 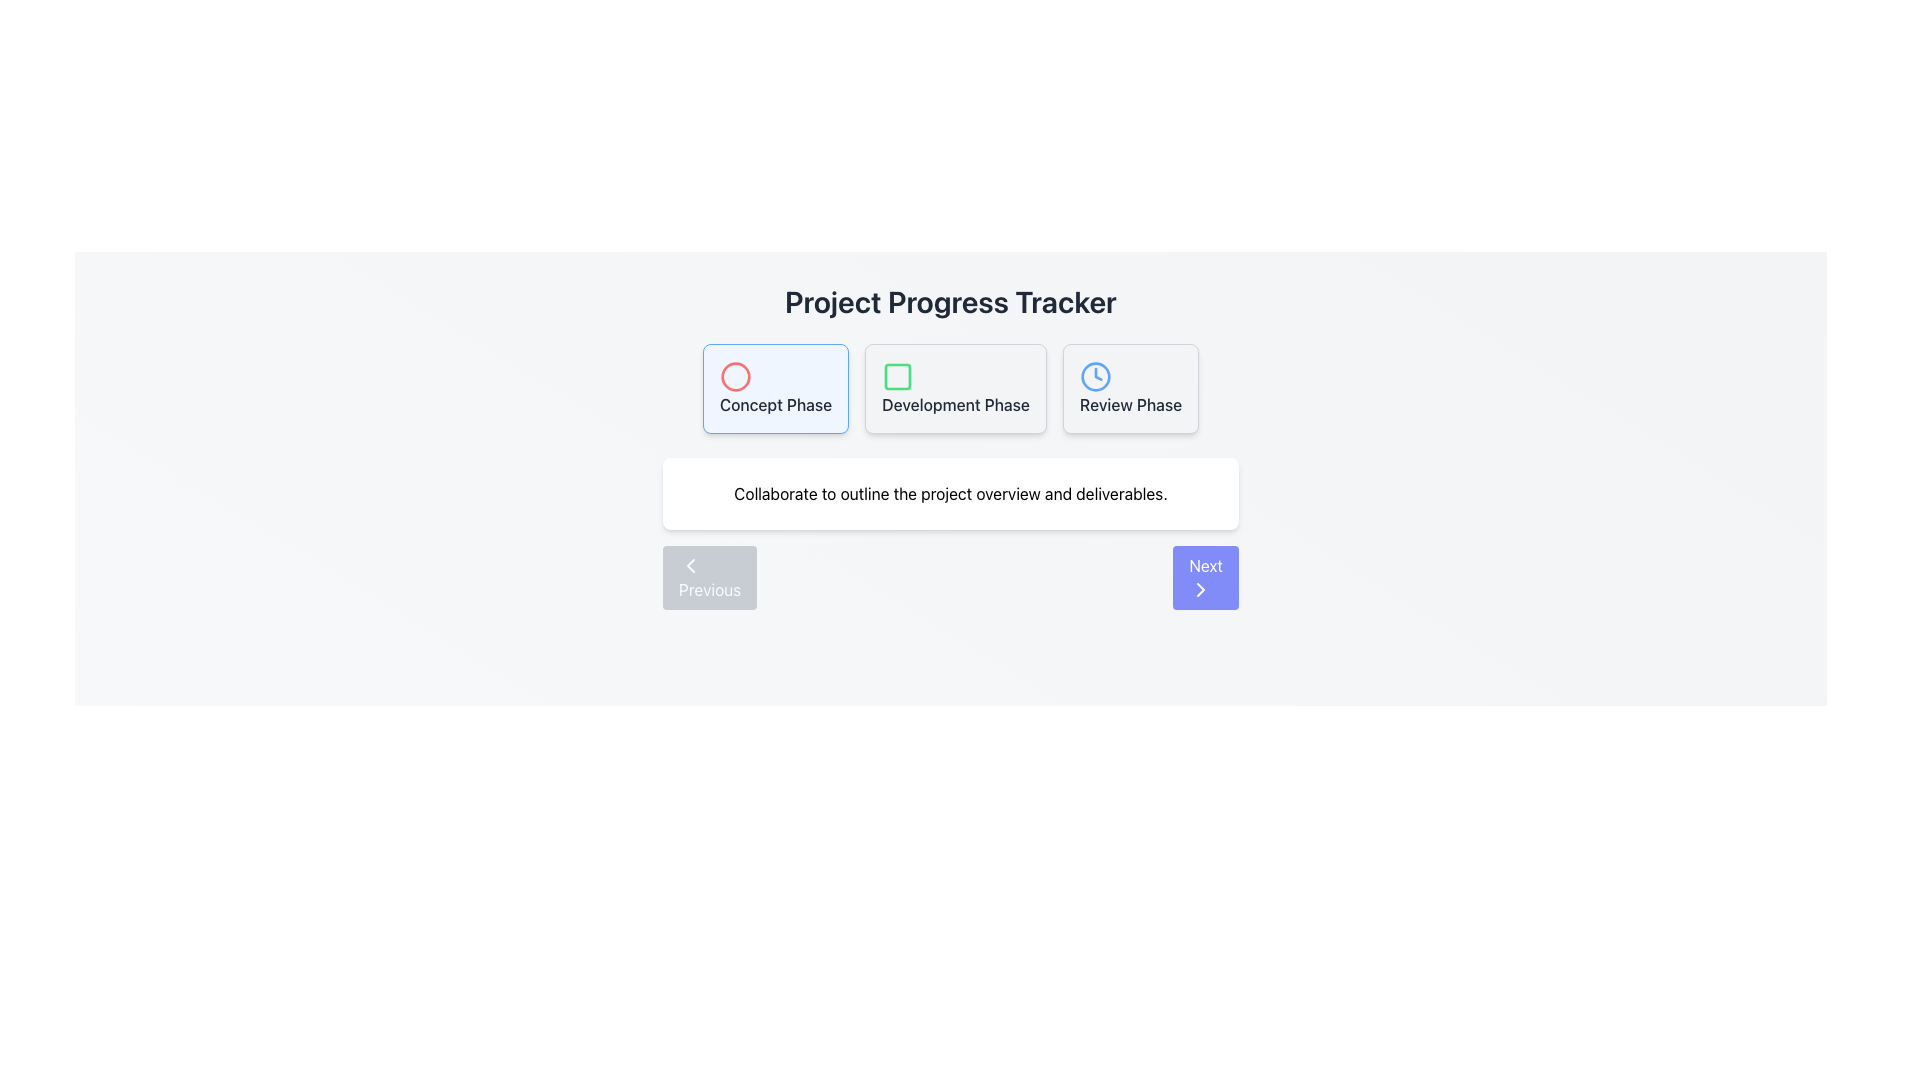 What do you see at coordinates (949, 301) in the screenshot?
I see `the bold, large-sized text reading 'Project Progress Tracker' located at the top center of the page, directly above the phase boxes` at bounding box center [949, 301].